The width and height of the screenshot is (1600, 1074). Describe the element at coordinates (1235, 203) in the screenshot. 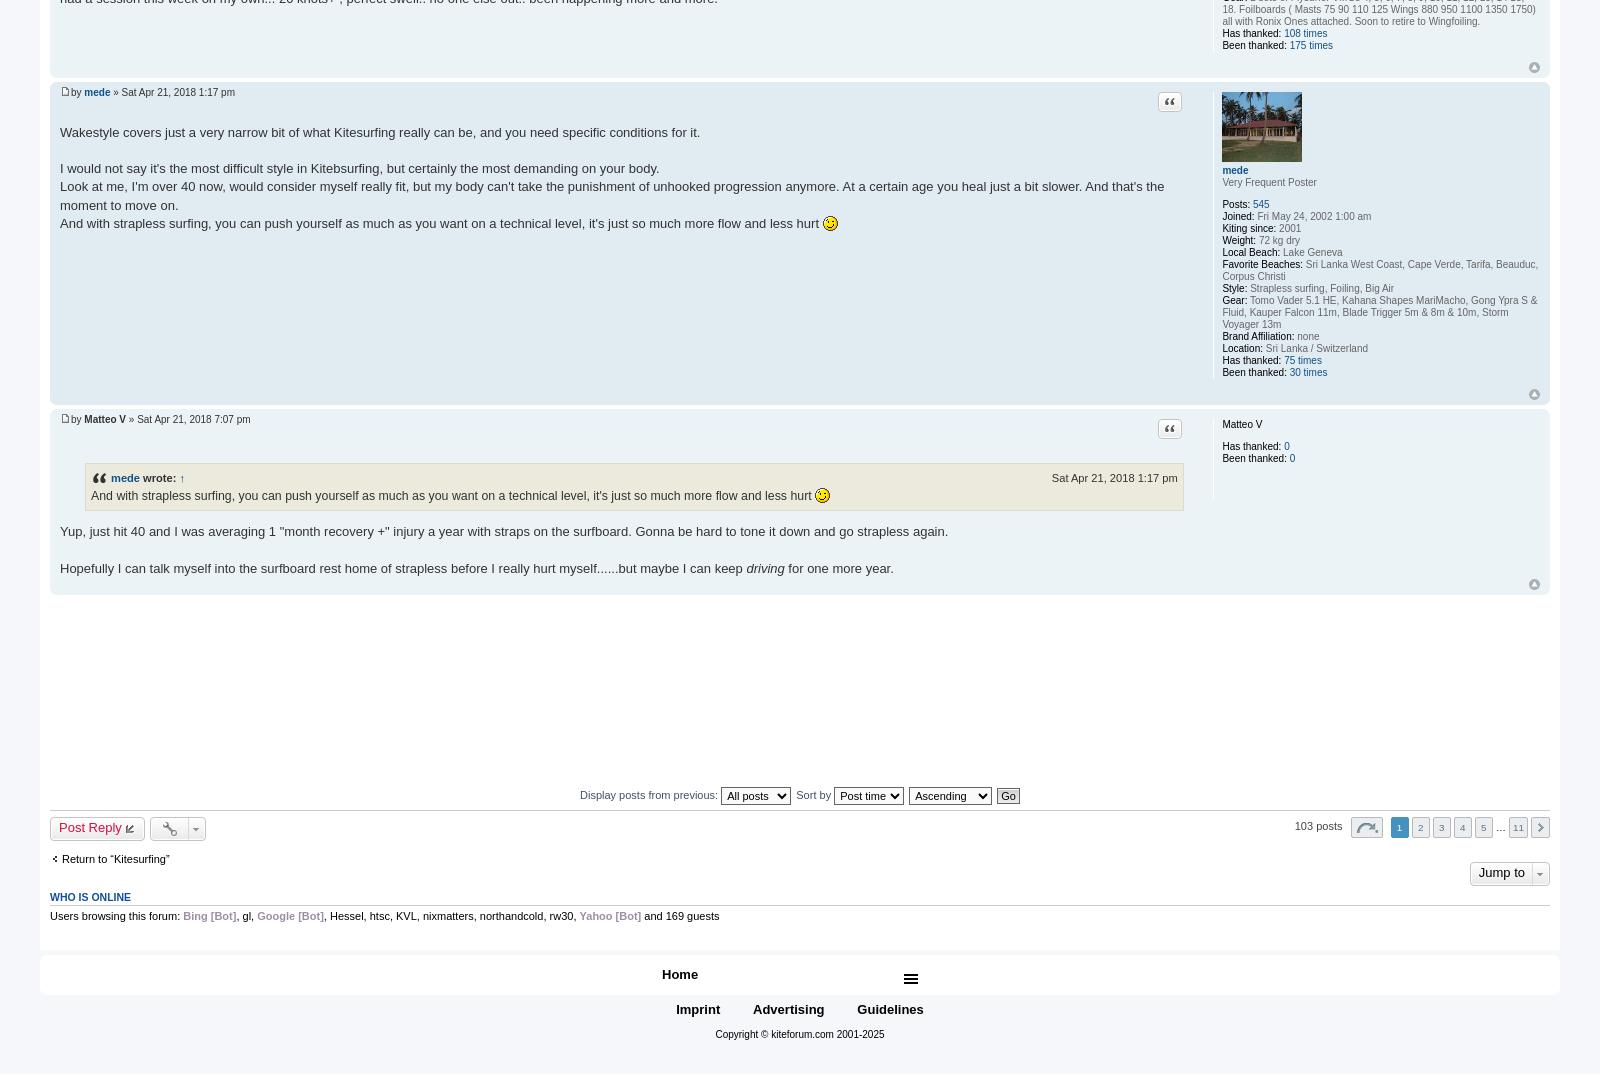

I see `'Posts:'` at that location.